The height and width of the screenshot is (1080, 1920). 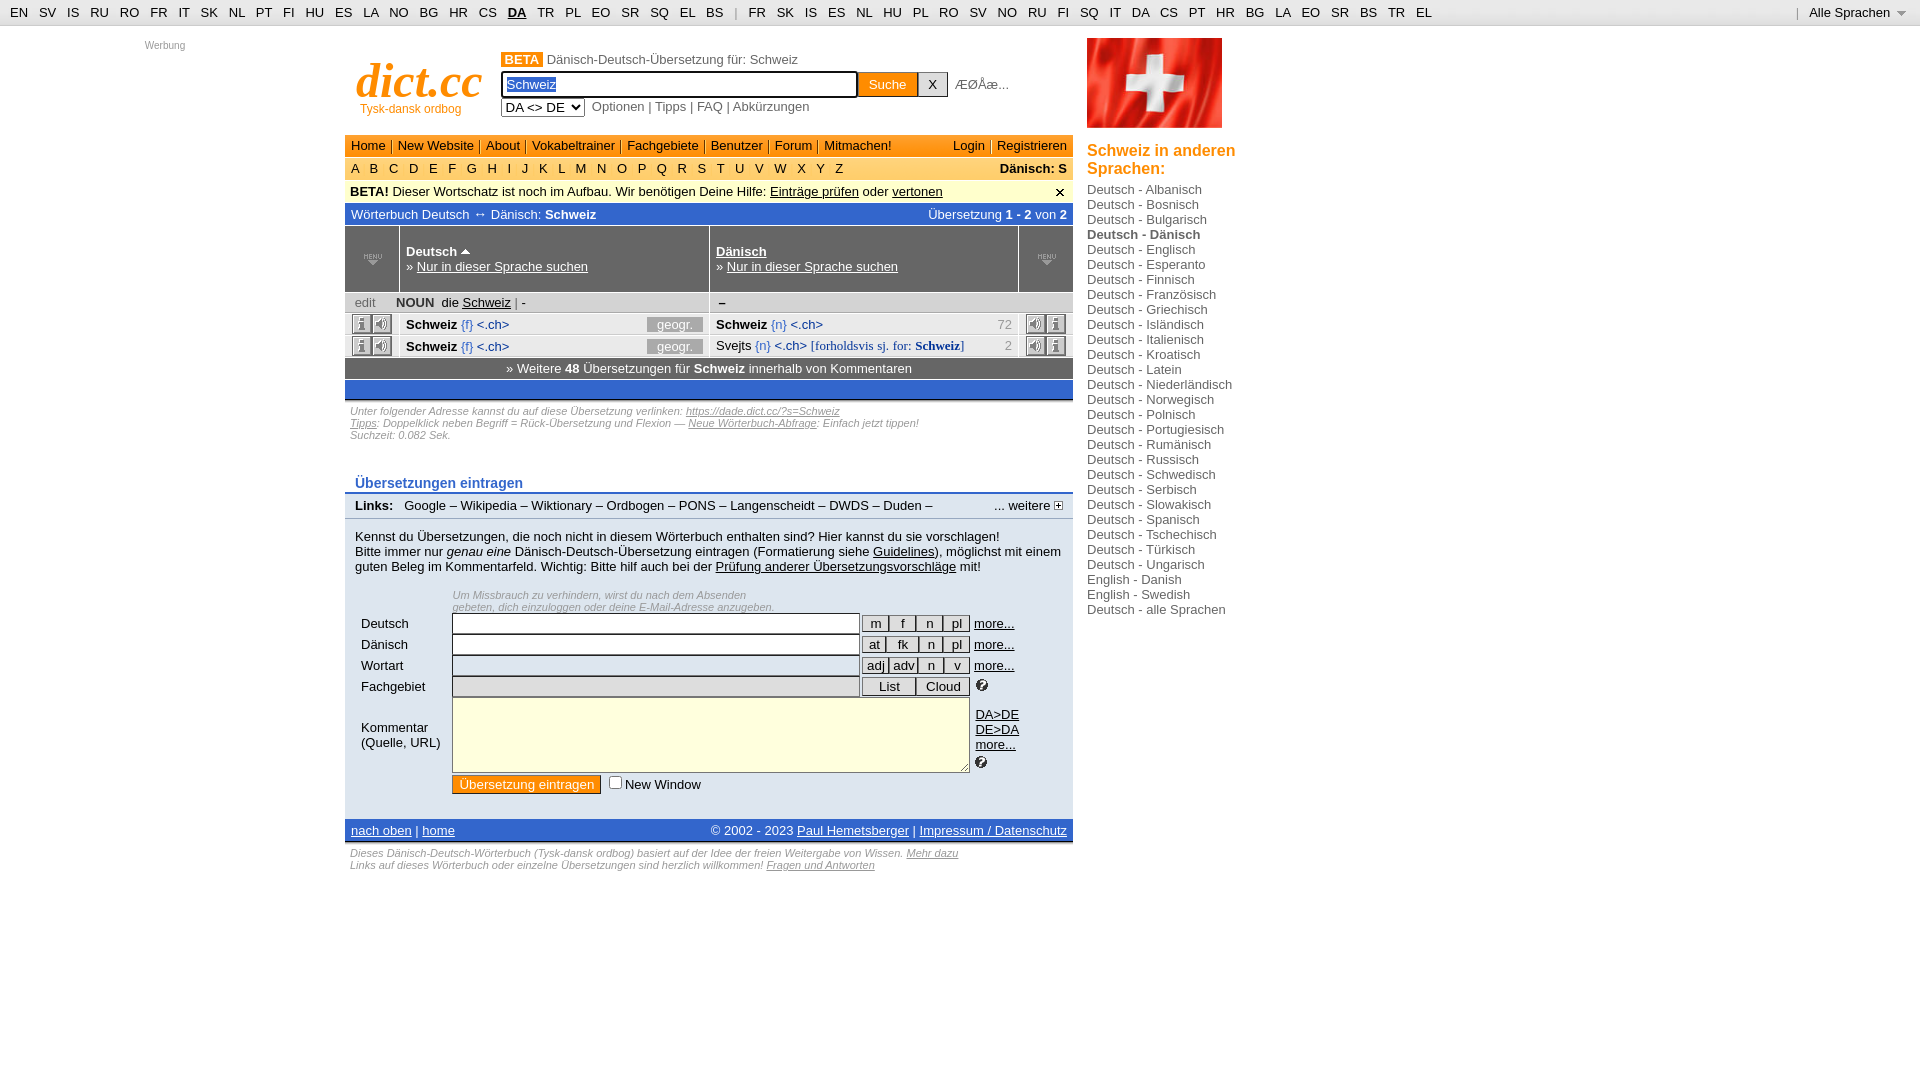 What do you see at coordinates (993, 830) in the screenshot?
I see `'Impressum / Datenschutz'` at bounding box center [993, 830].